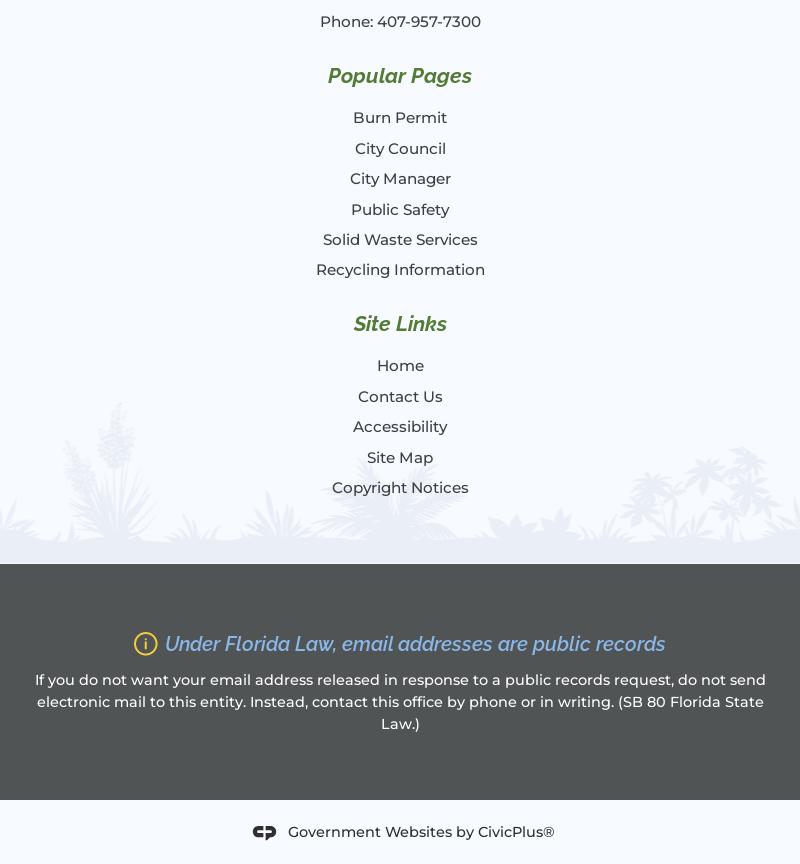  I want to click on 'Solid Waste Services', so click(398, 238).